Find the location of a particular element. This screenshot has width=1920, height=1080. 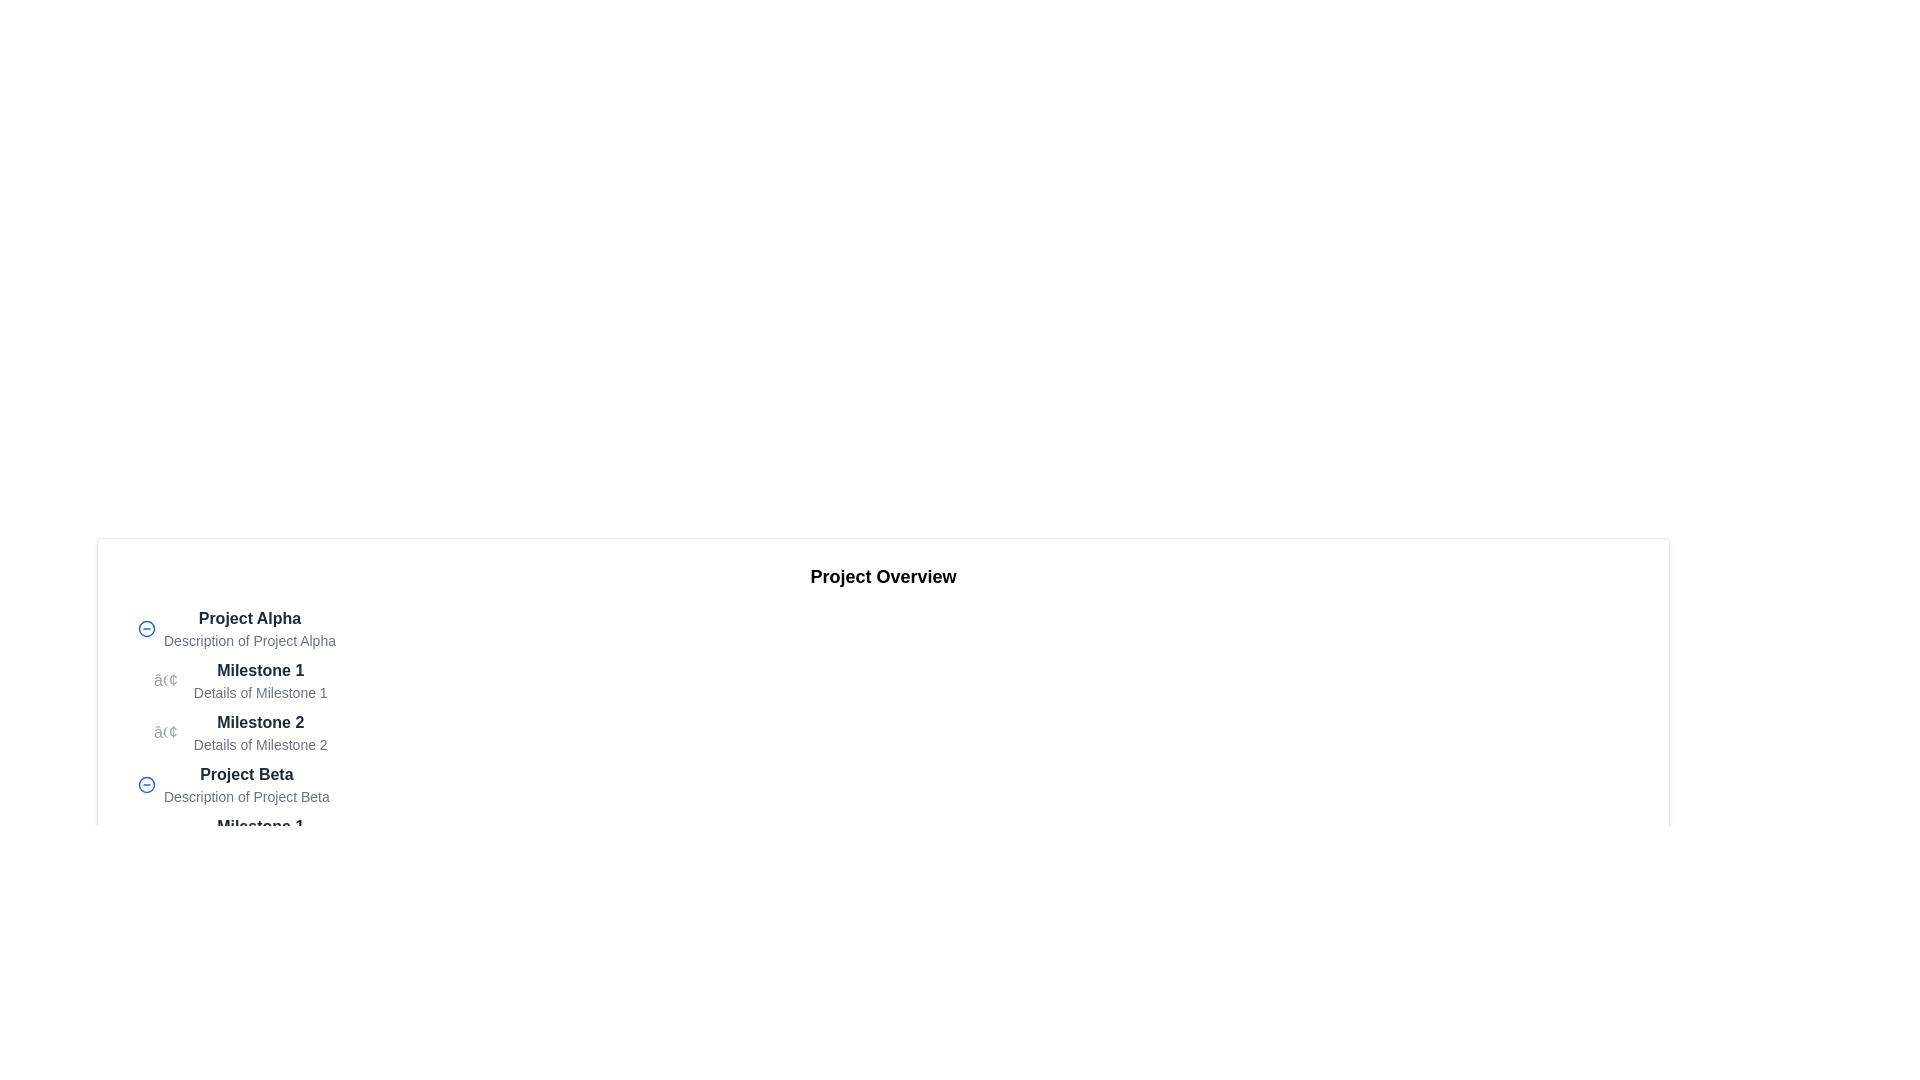

the bullet symbol which visually denotes the start of the item 'Milestone 2' in the list is located at coordinates (165, 732).